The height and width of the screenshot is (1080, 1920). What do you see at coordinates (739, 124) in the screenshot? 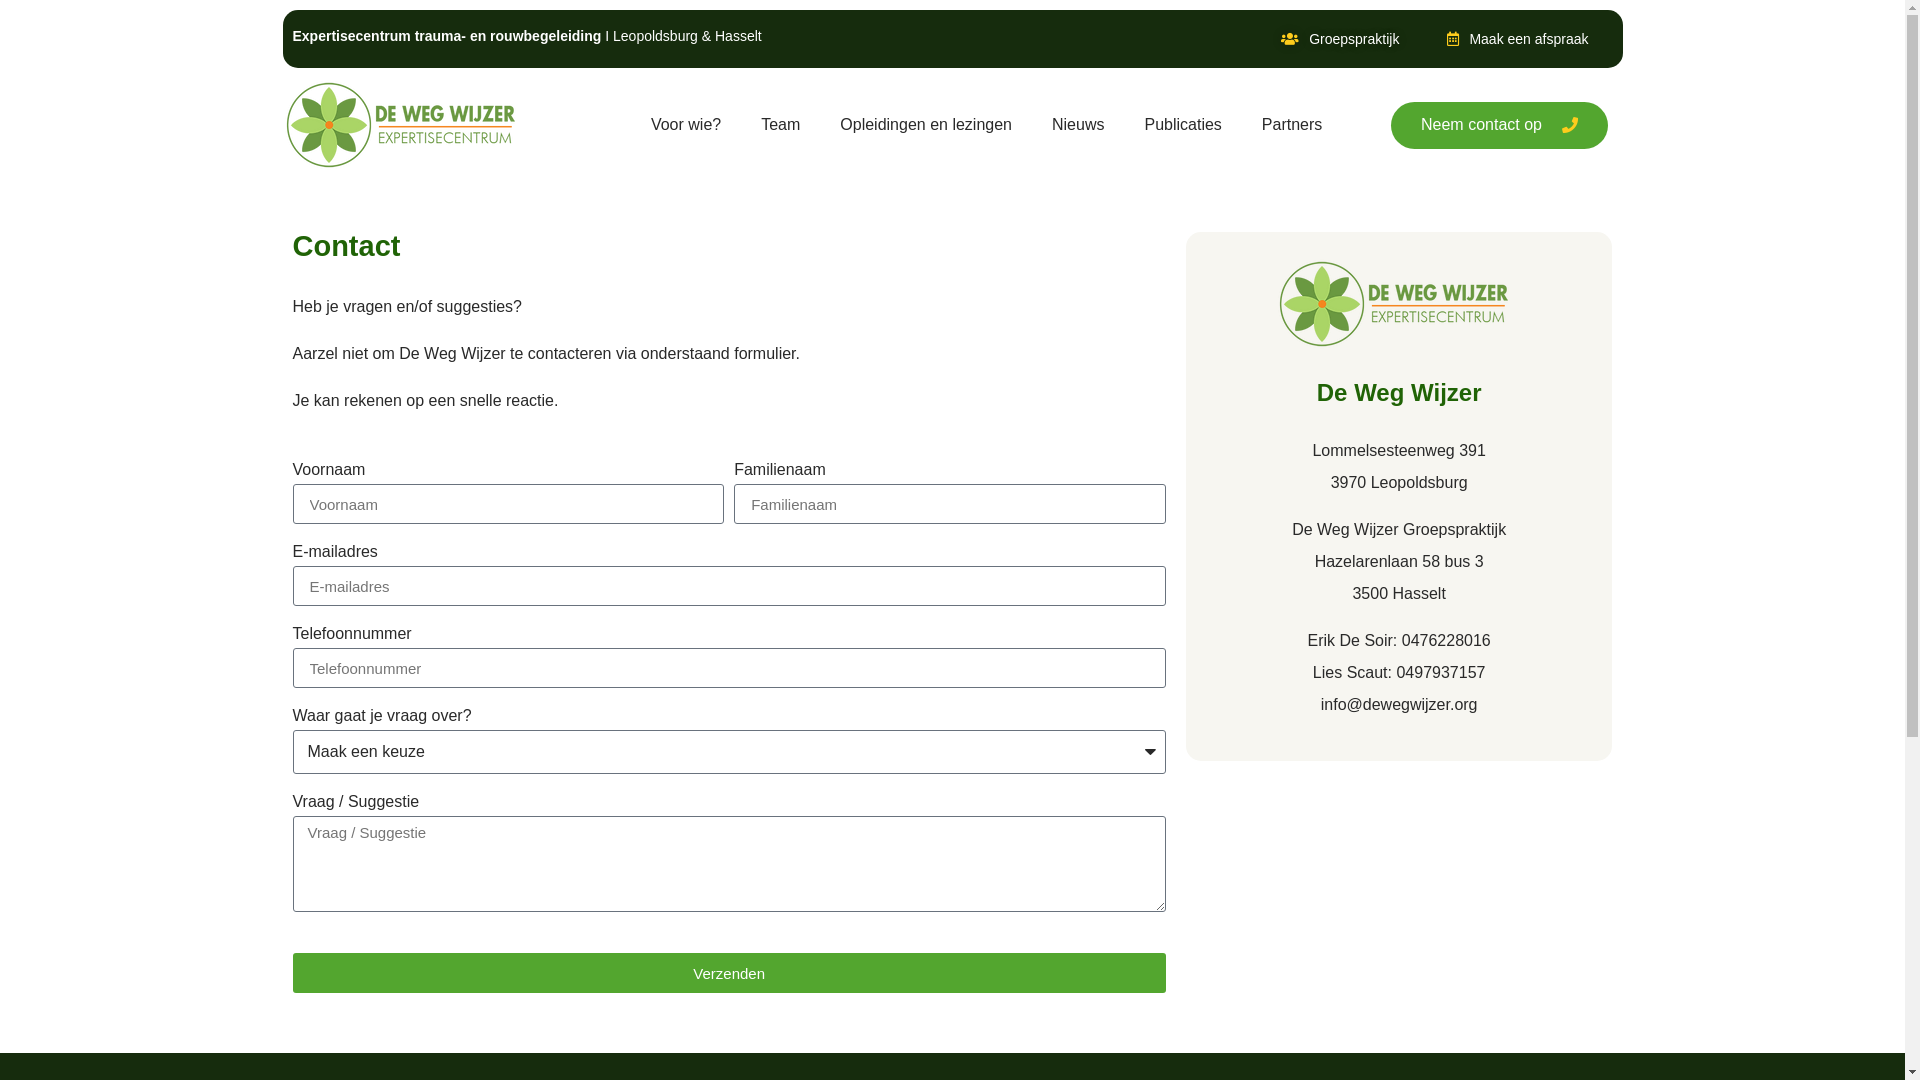
I see `'Team'` at bounding box center [739, 124].